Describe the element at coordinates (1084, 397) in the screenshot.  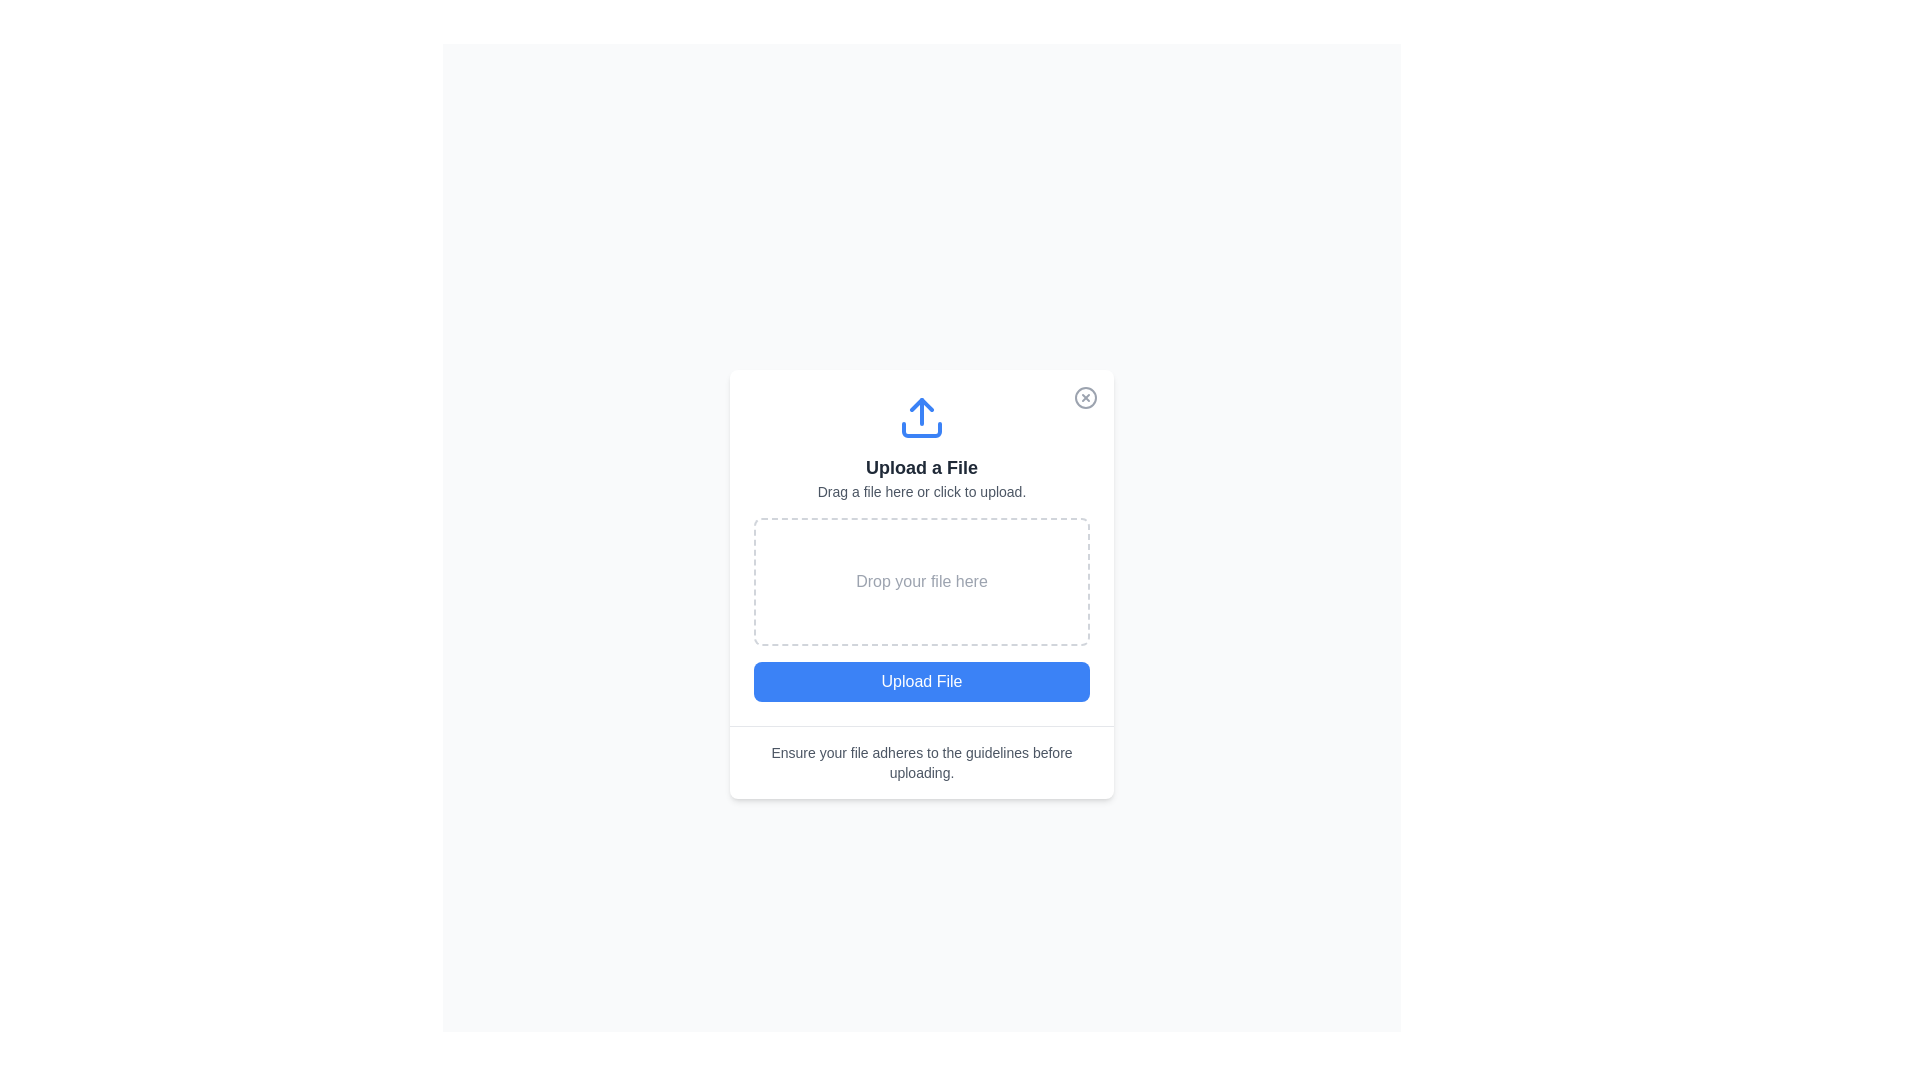
I see `the SVG Circle element that serves as part of the close or cancel button located in the top right corner of the file upload interface card` at that location.